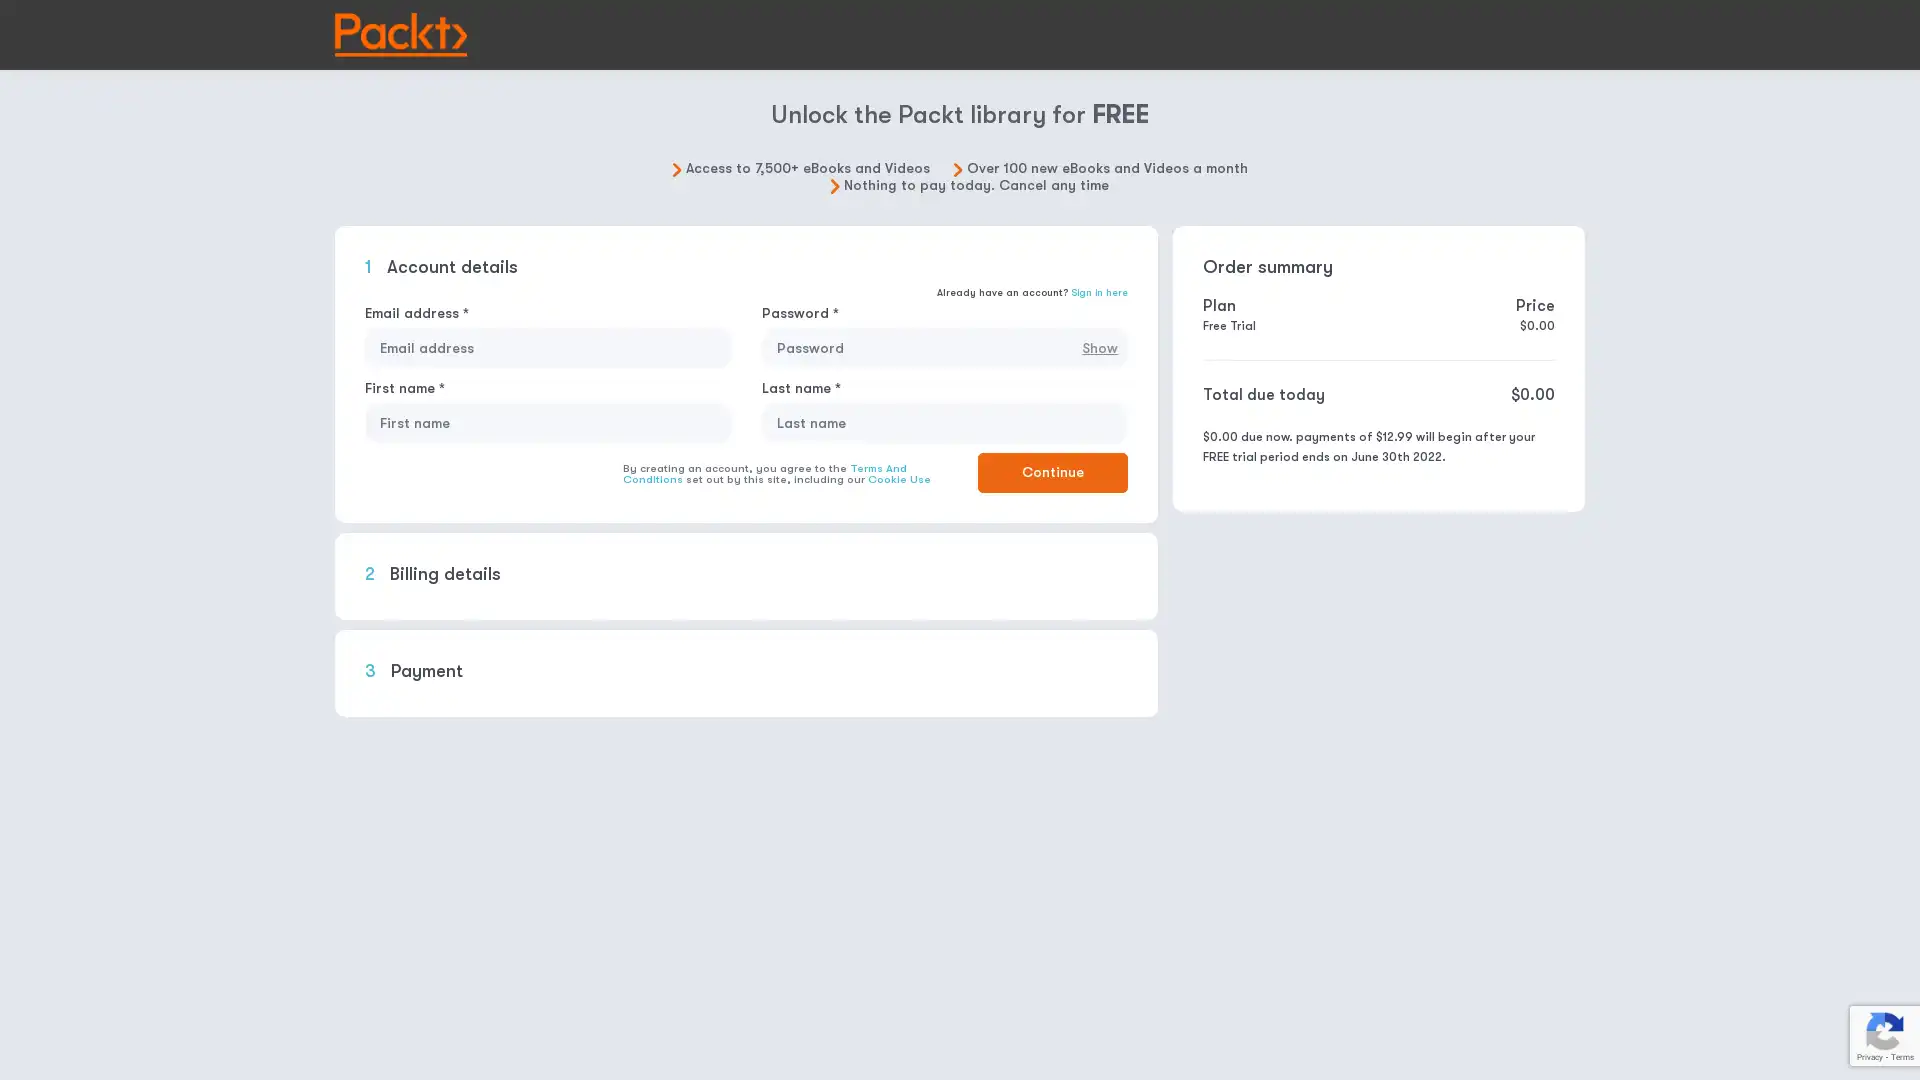  Describe the element at coordinates (1051, 471) in the screenshot. I see `Continue` at that location.